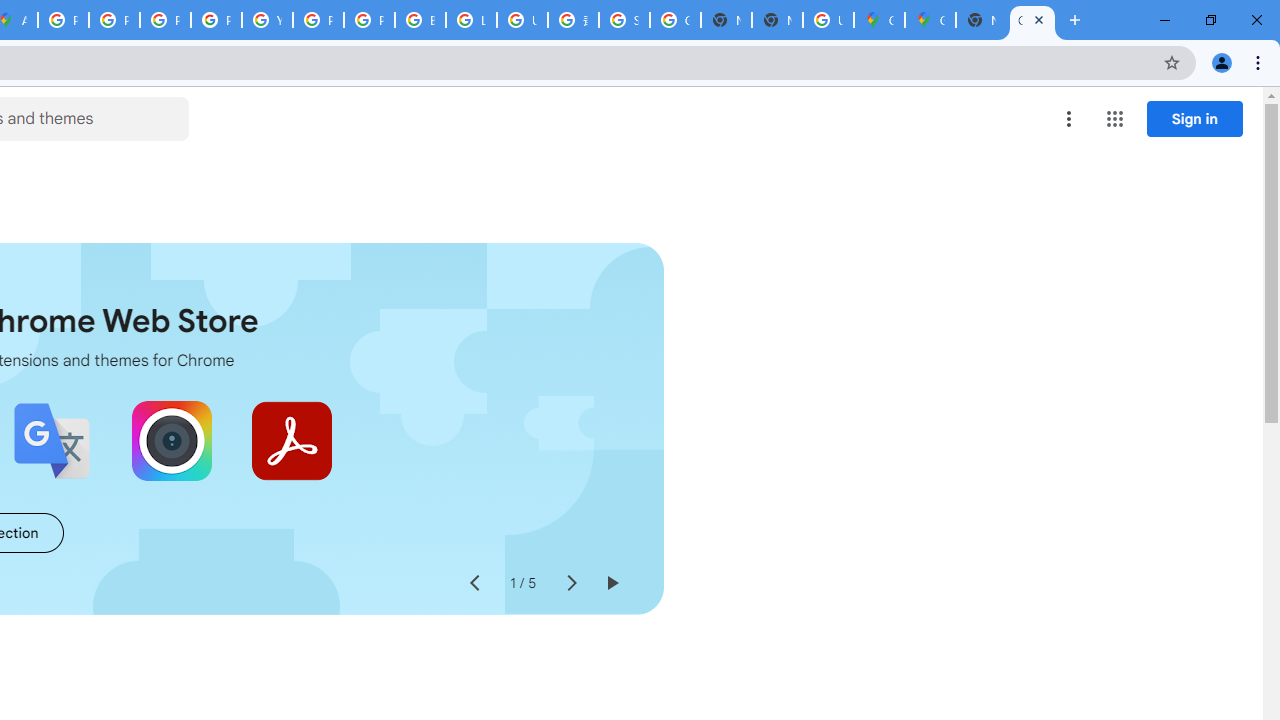  Describe the element at coordinates (290, 440) in the screenshot. I see `'Adobe Acrobat: PDF edit, convert, sign tools'` at that location.